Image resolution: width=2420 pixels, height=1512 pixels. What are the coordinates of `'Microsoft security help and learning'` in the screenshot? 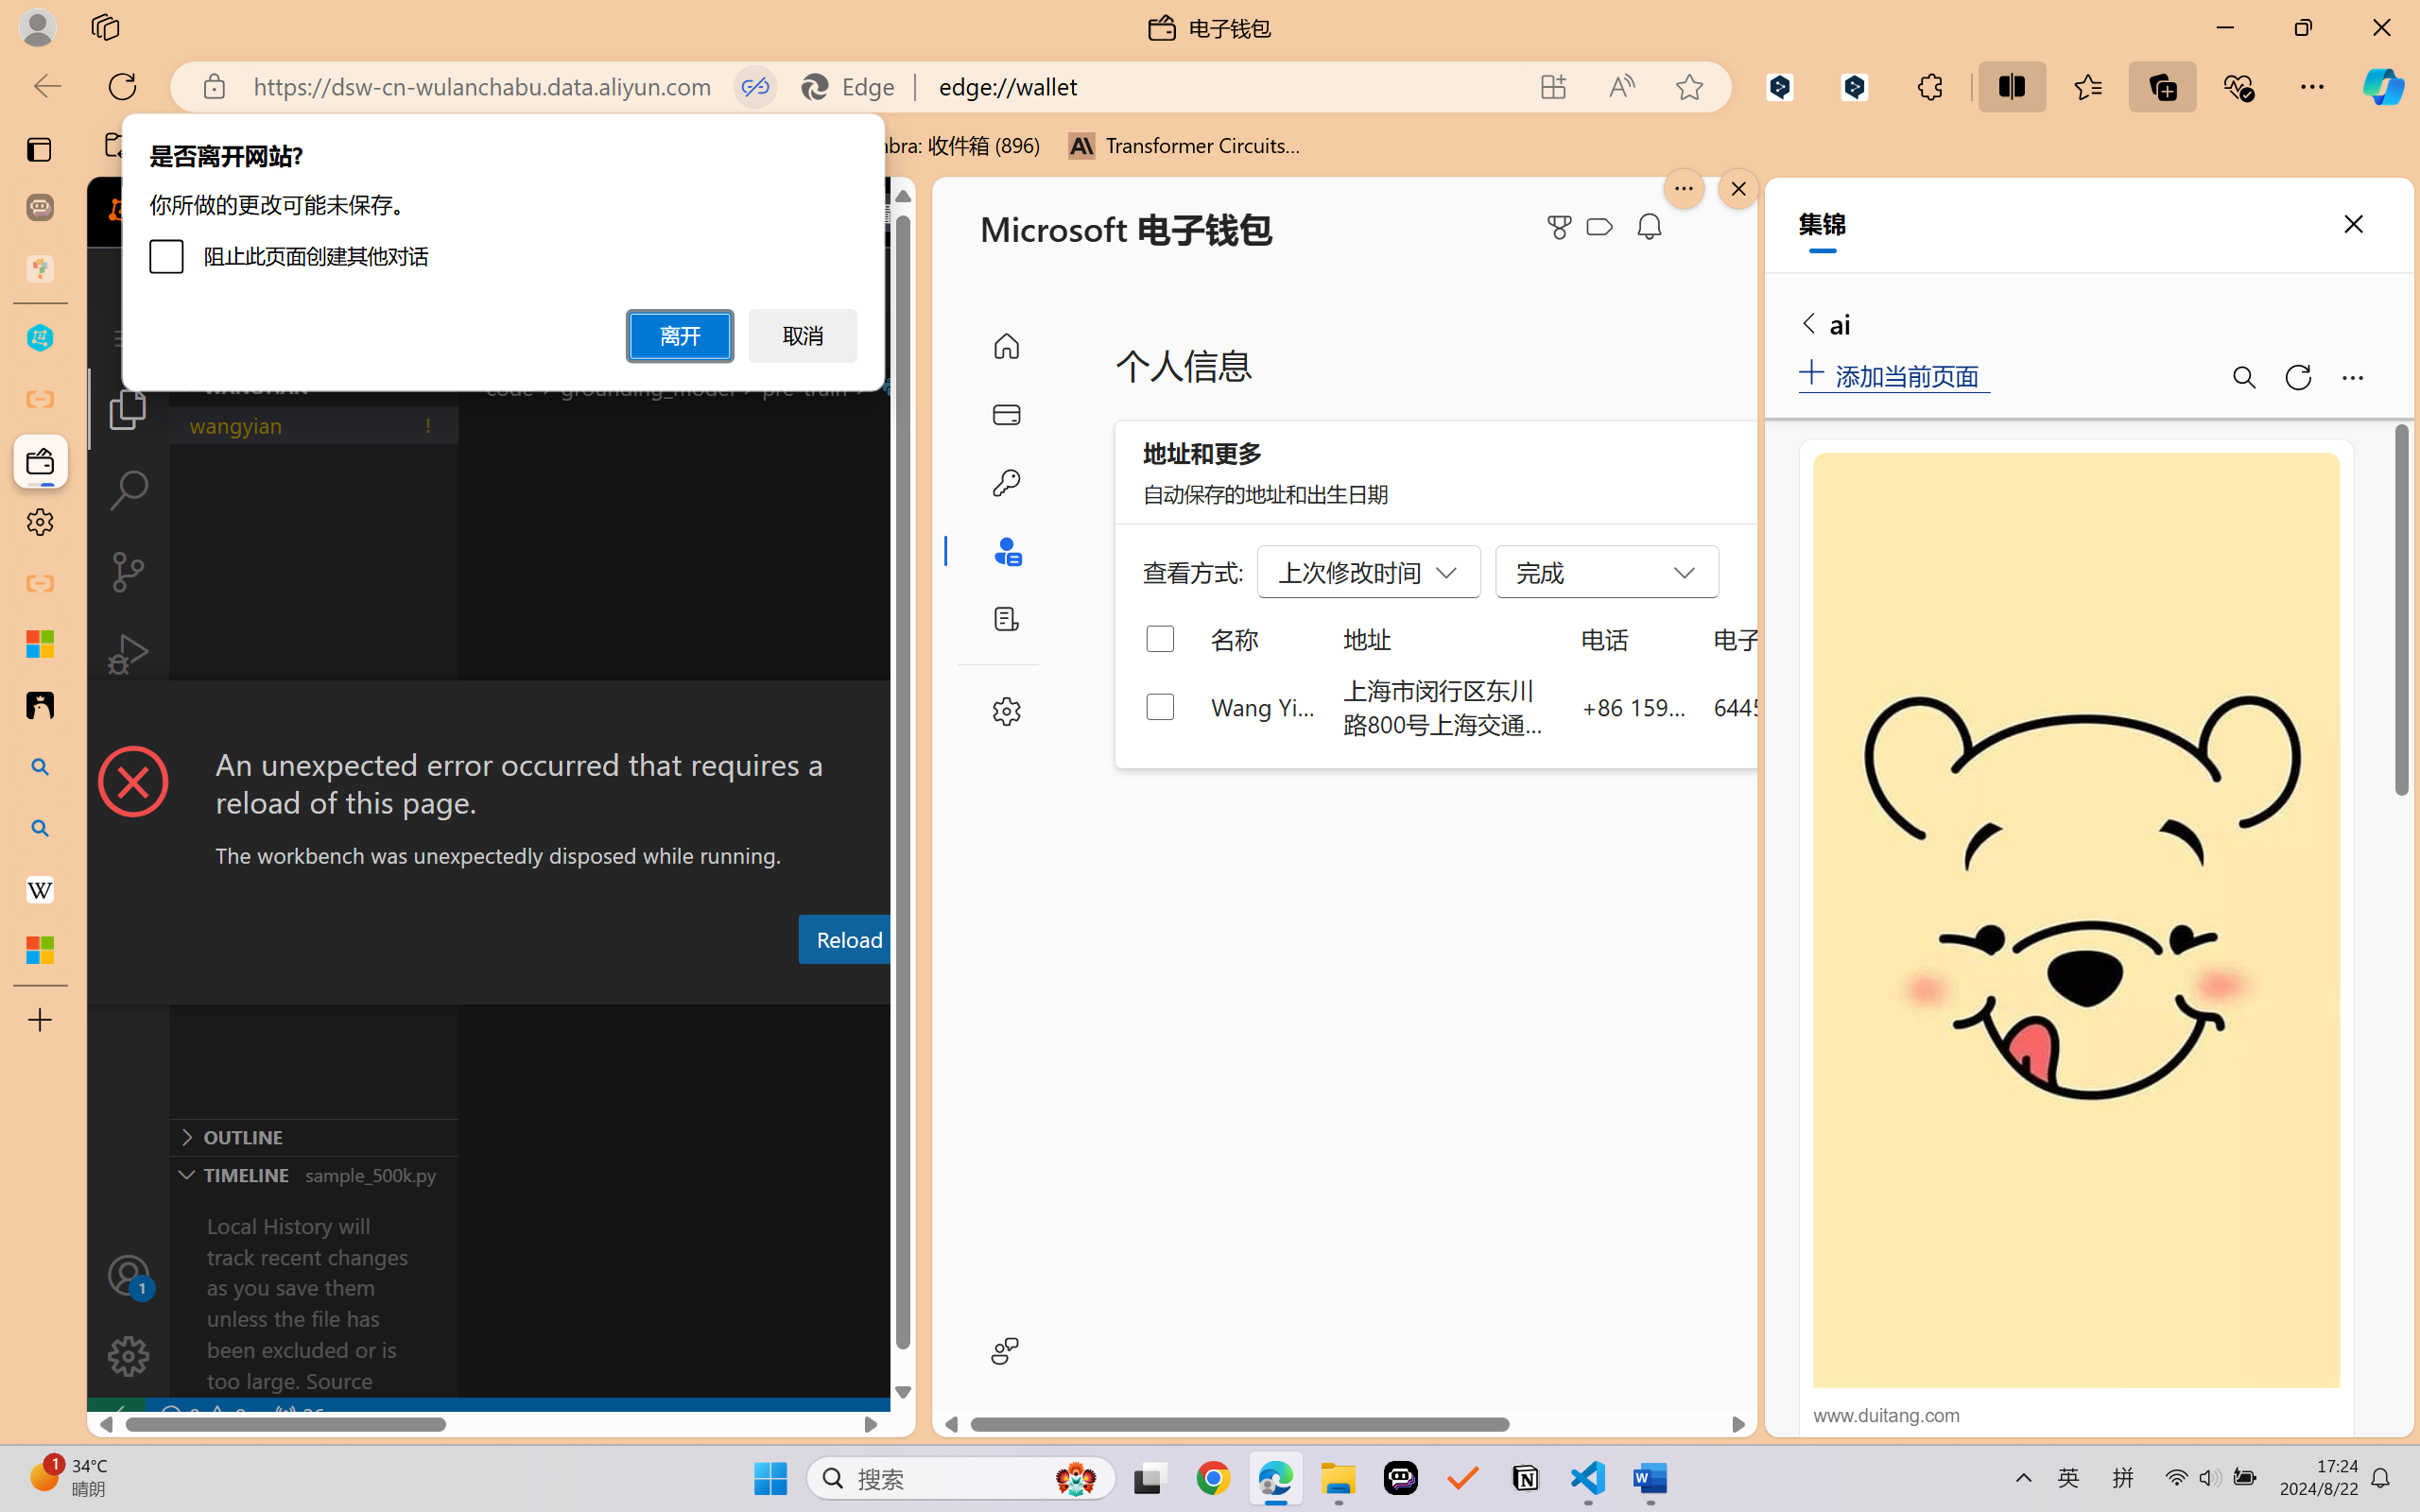 It's located at (39, 643).